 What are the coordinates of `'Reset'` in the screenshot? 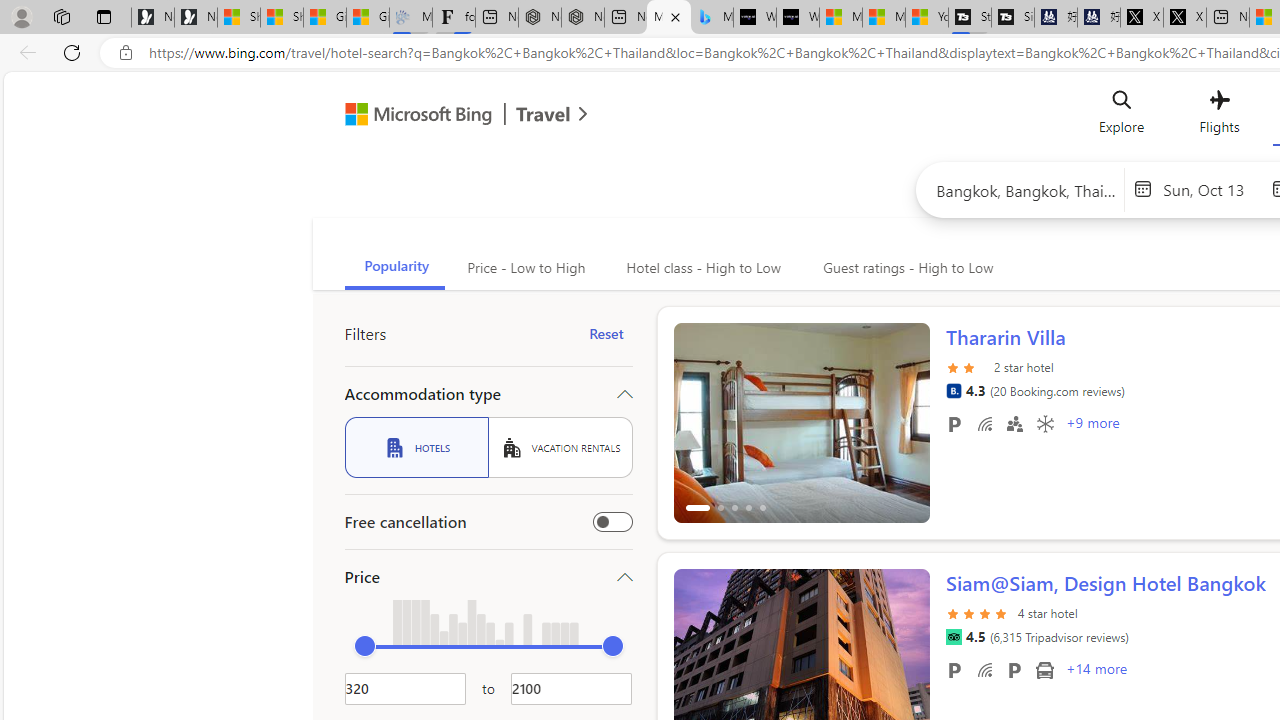 It's located at (605, 333).